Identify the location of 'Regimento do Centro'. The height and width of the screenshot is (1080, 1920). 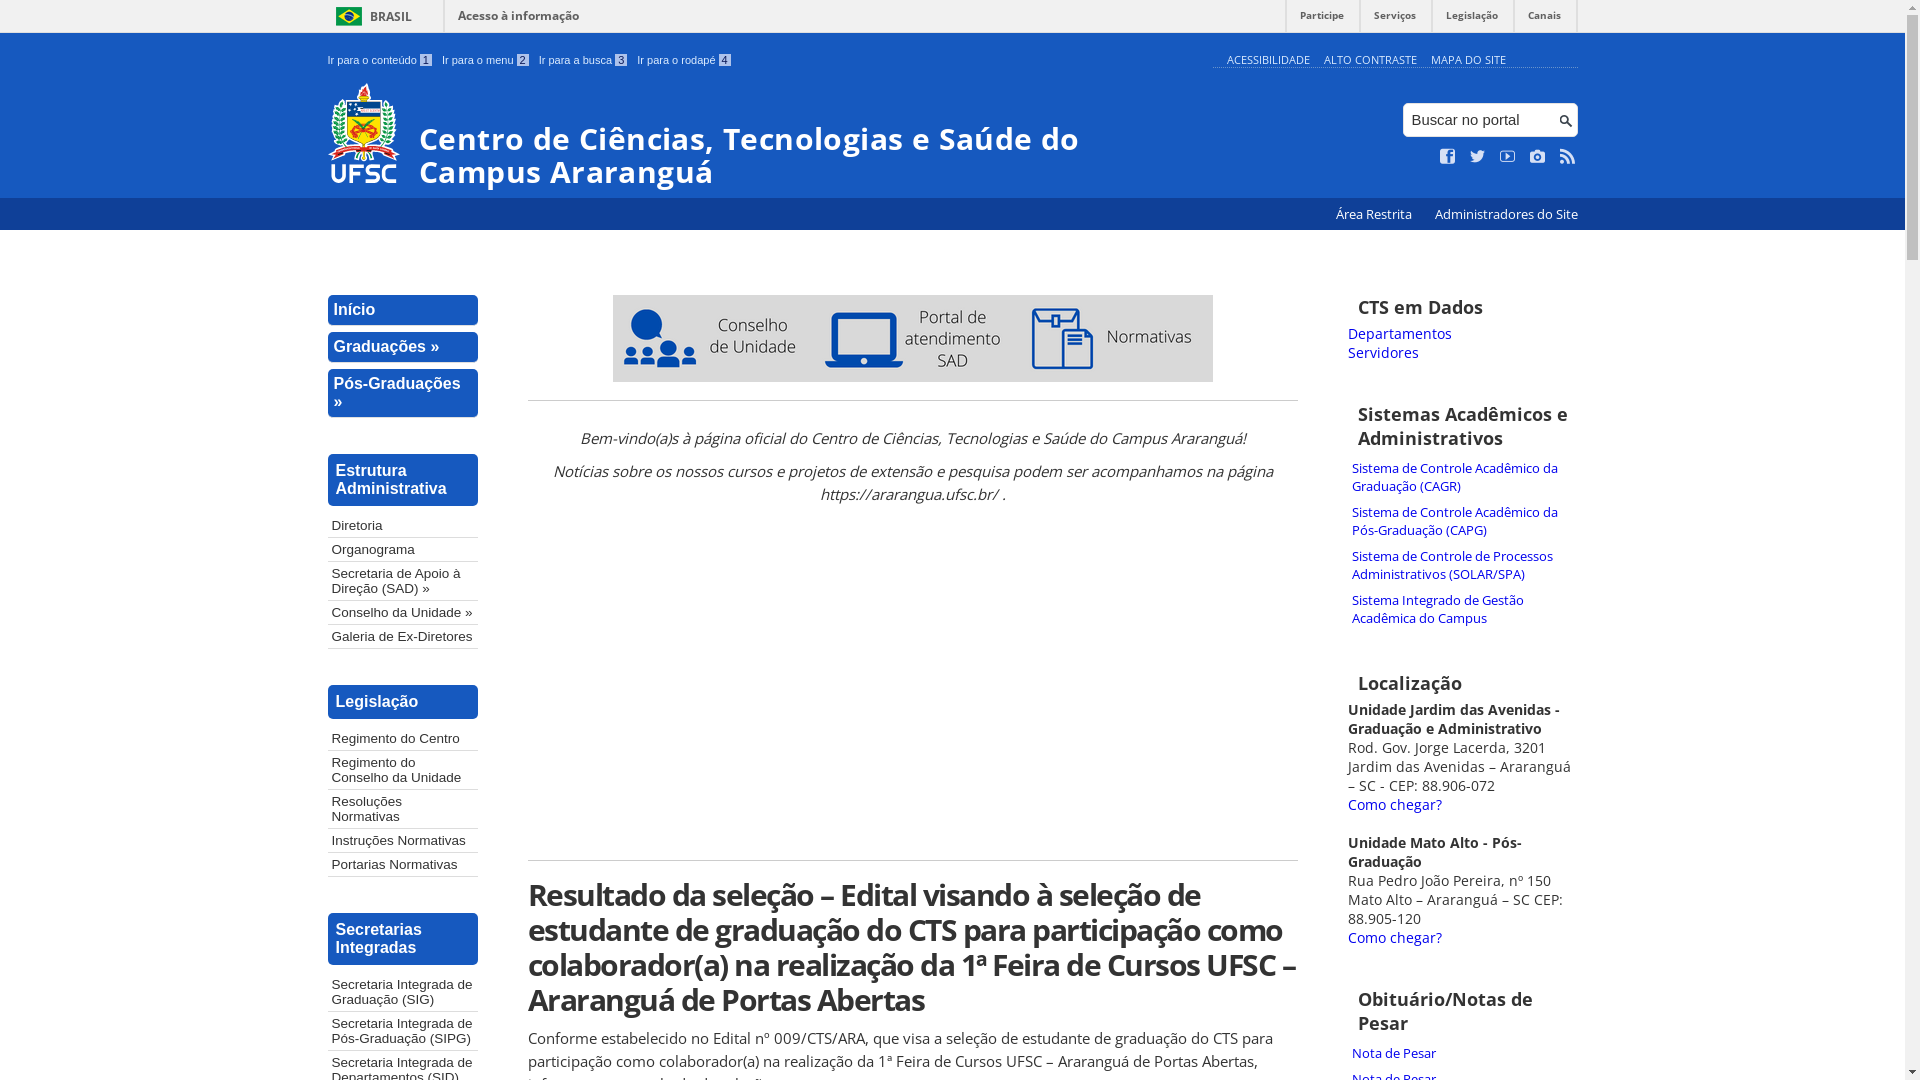
(402, 738).